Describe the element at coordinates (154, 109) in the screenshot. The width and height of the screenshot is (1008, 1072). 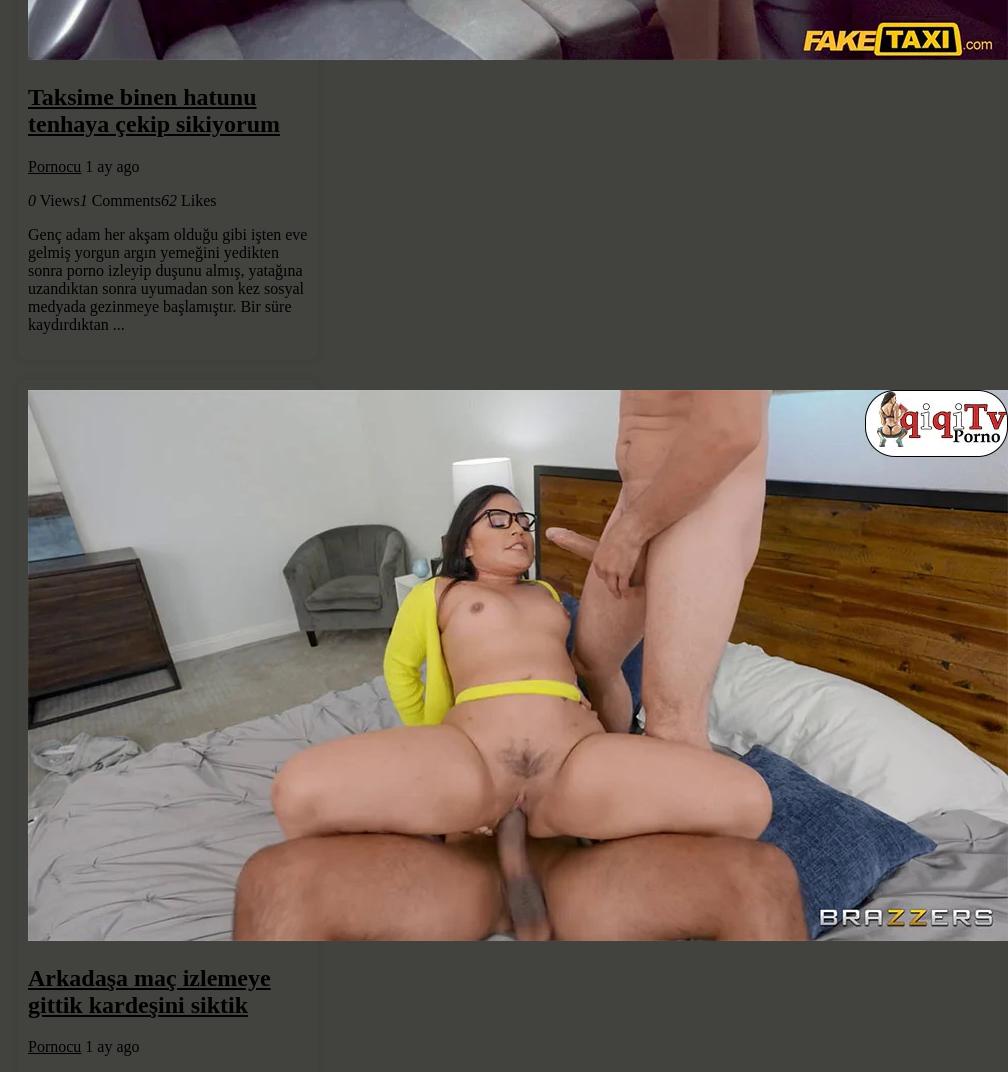
I see `'Taksime binen hatunu tenhaya çekip sikiyorum'` at that location.